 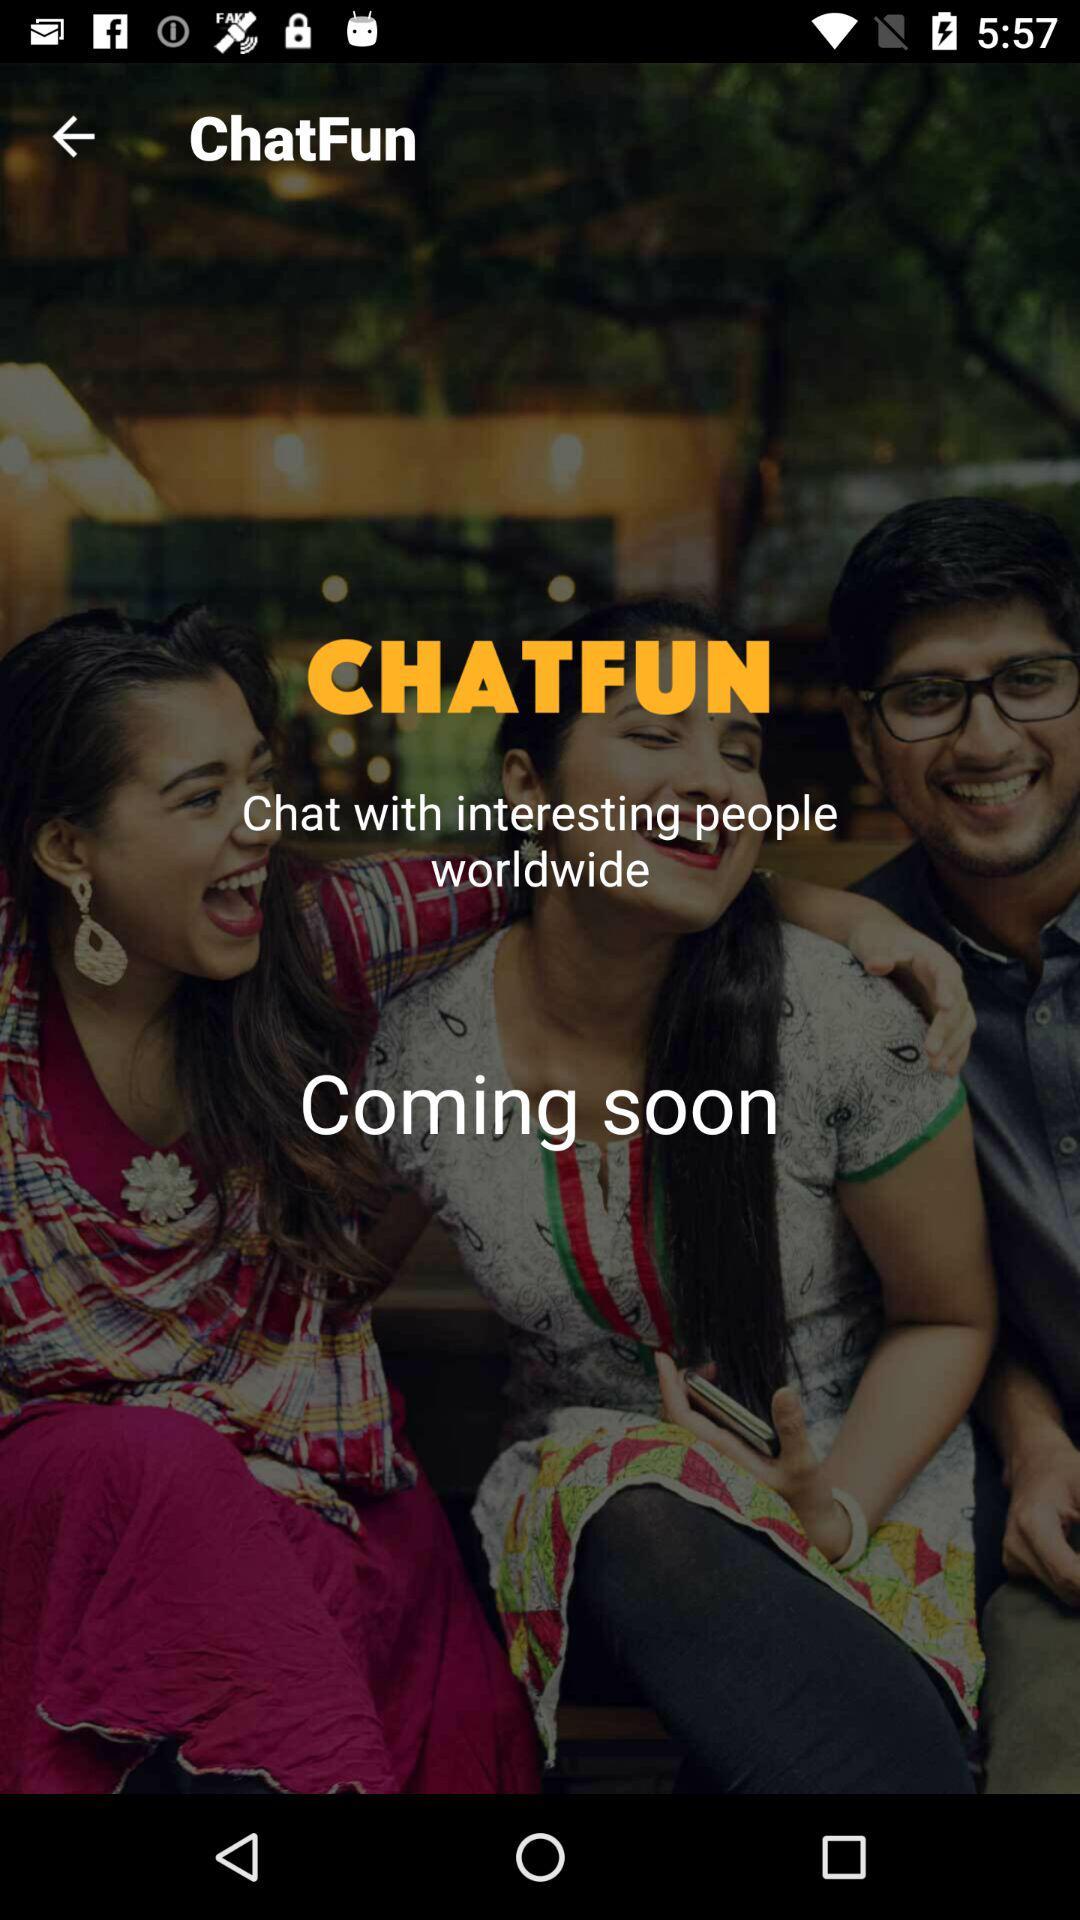 What do you see at coordinates (72, 135) in the screenshot?
I see `icon above chat with interesting item` at bounding box center [72, 135].